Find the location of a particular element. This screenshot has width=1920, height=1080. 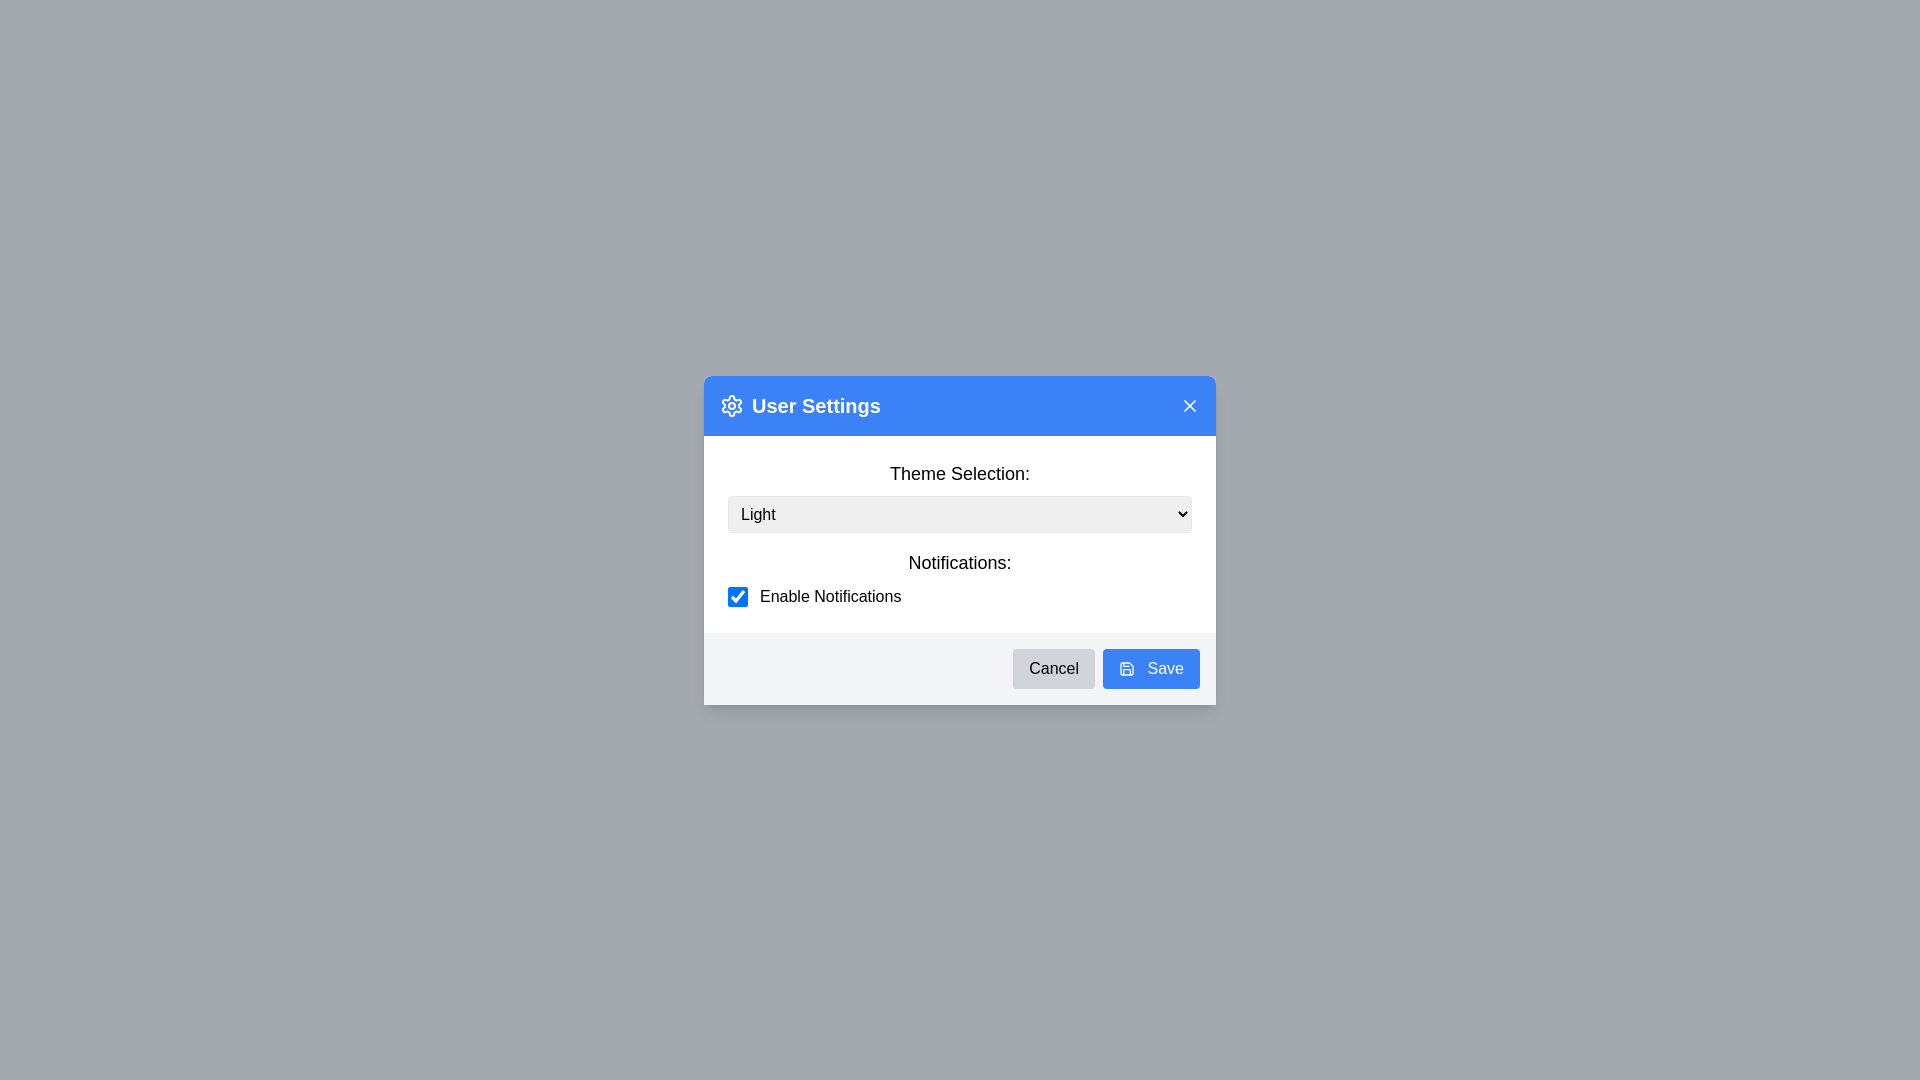

the decorative save icon located to the left of the 'Save' button text in the 'User Settings' dialog window is located at coordinates (1127, 669).